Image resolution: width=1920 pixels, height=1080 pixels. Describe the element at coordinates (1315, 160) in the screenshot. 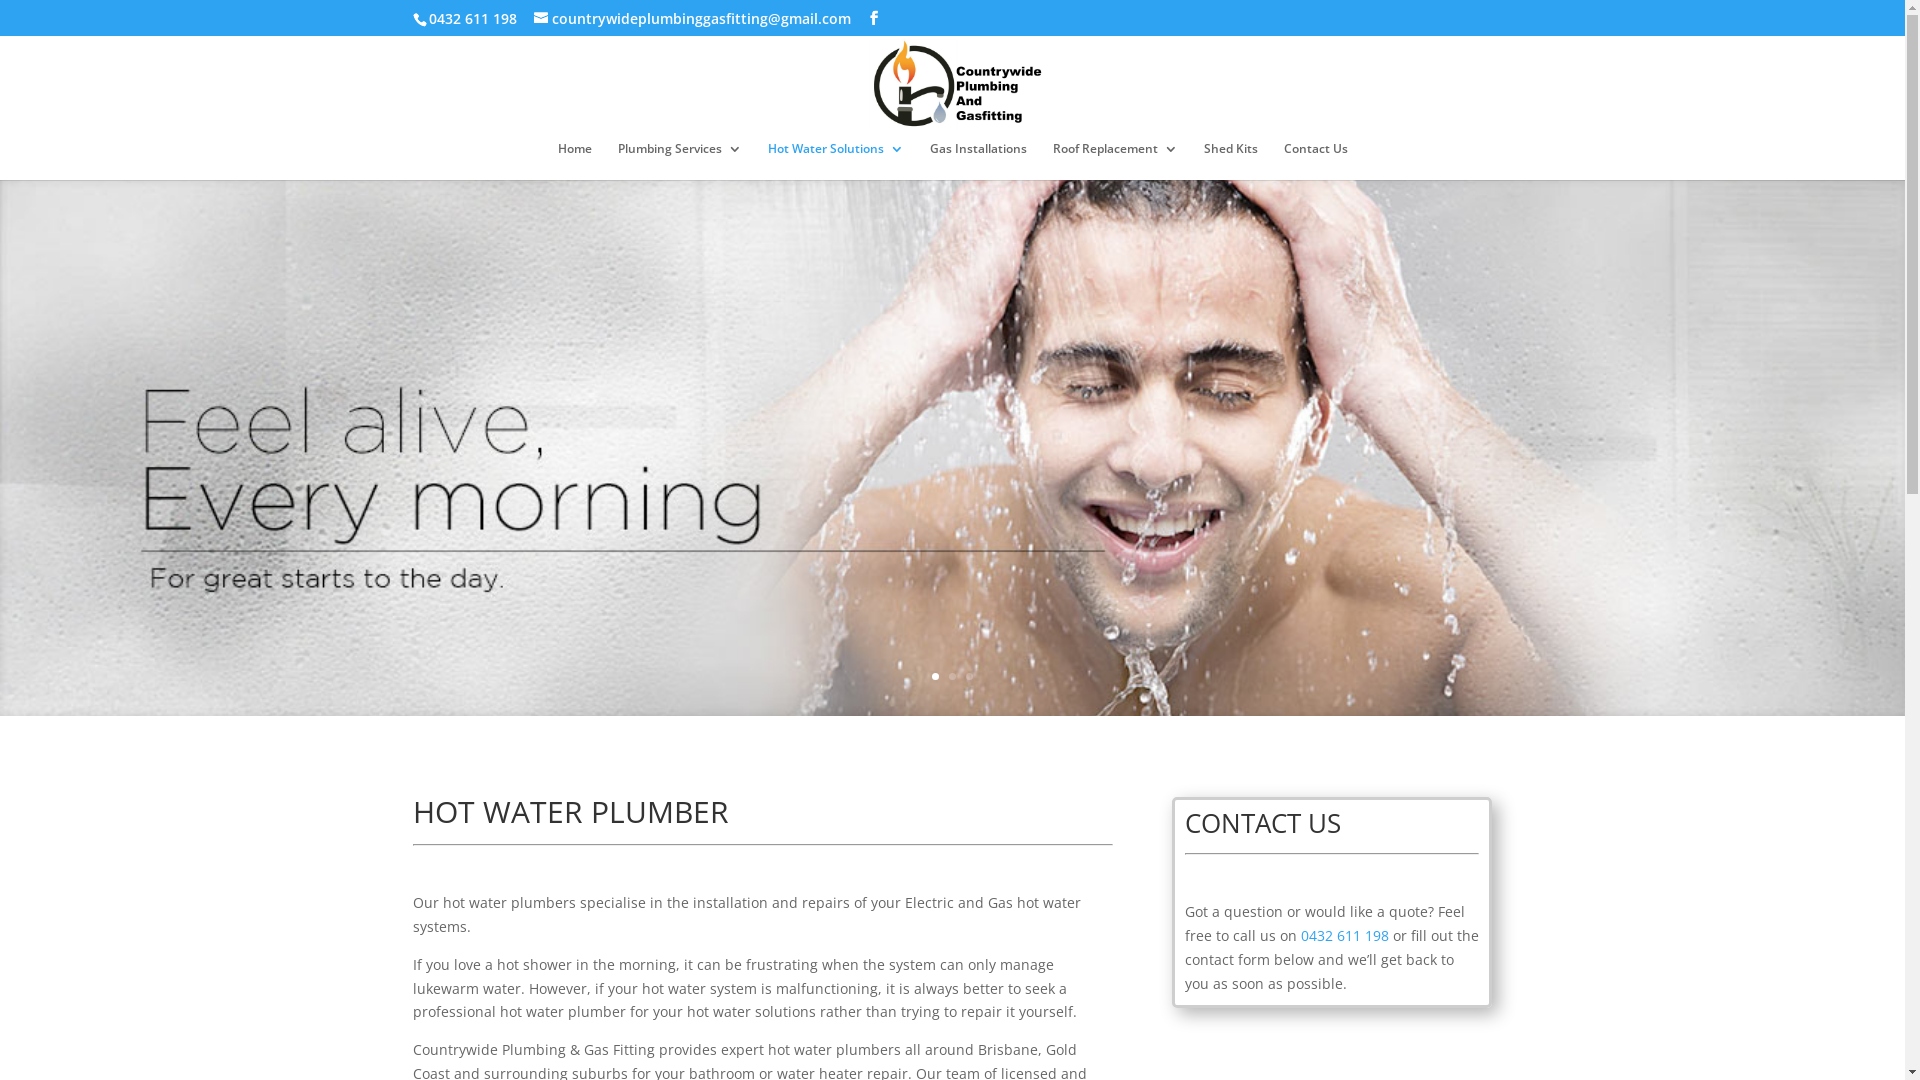

I see `'Contact Us'` at that location.